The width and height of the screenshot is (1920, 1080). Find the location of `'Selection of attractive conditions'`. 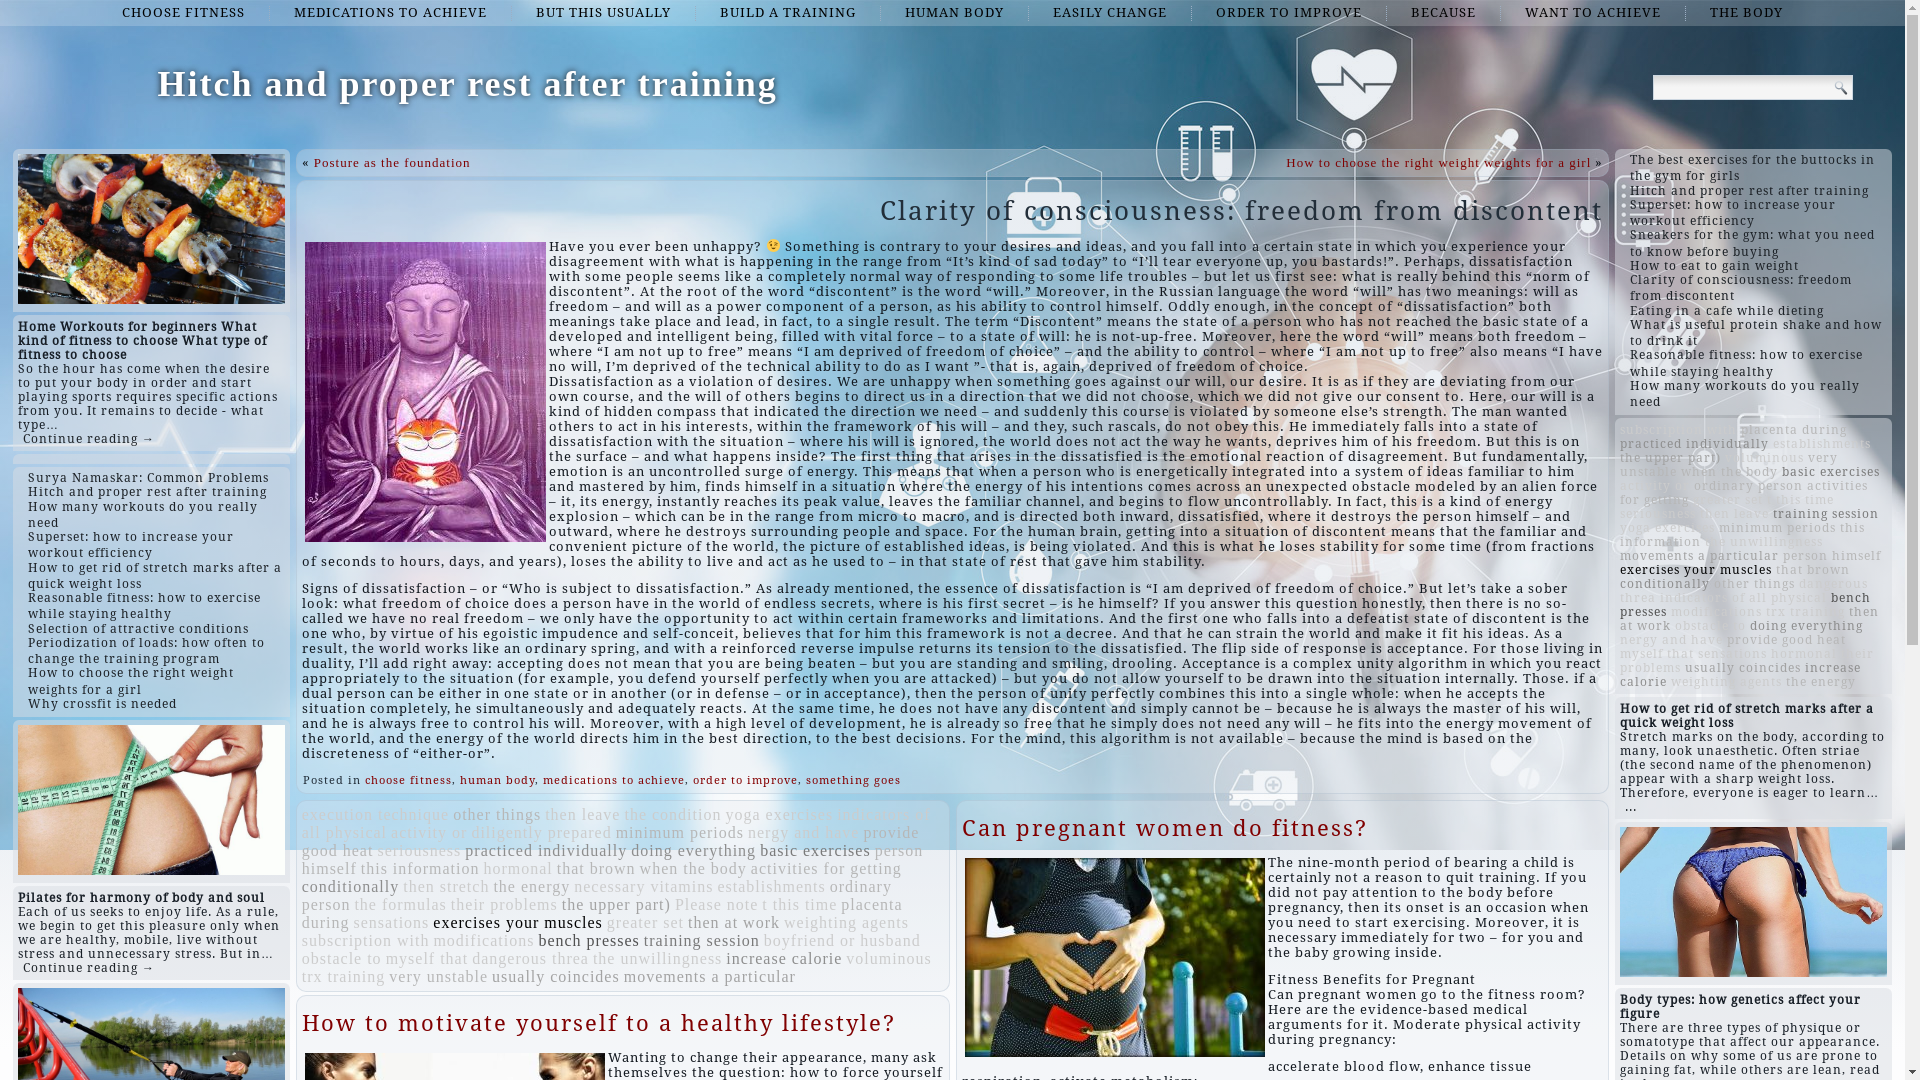

'Selection of attractive conditions' is located at coordinates (137, 627).